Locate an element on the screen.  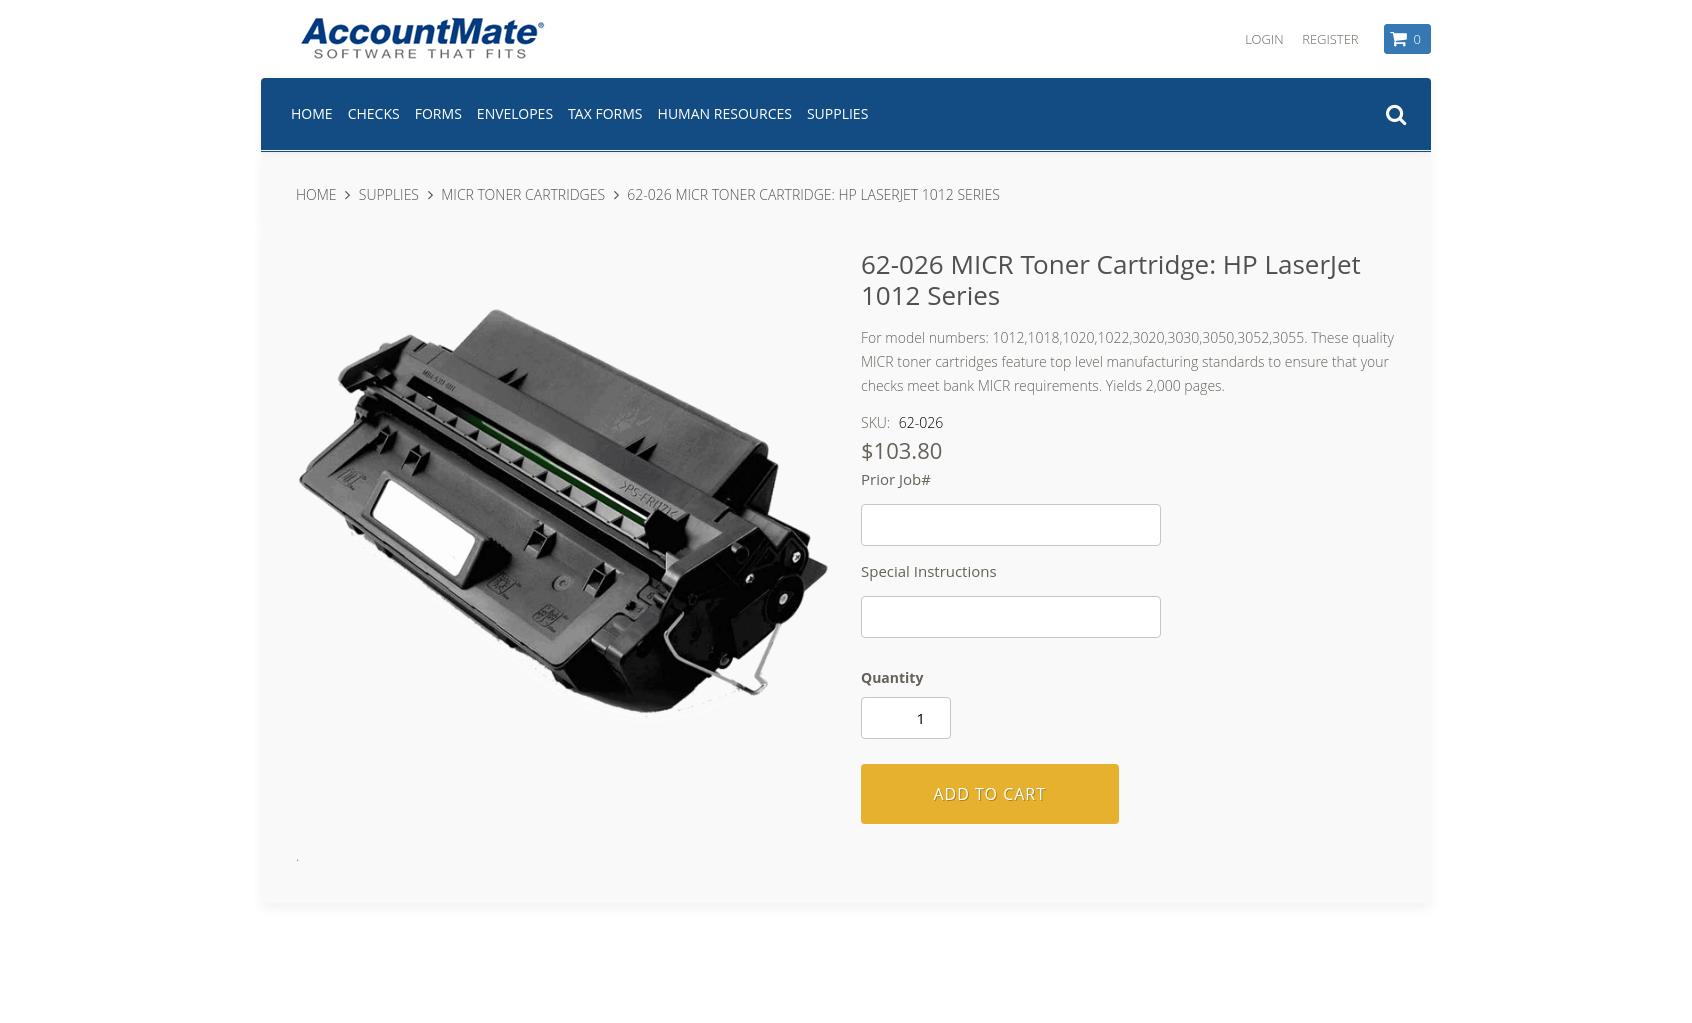
'$103.80' is located at coordinates (900, 449).